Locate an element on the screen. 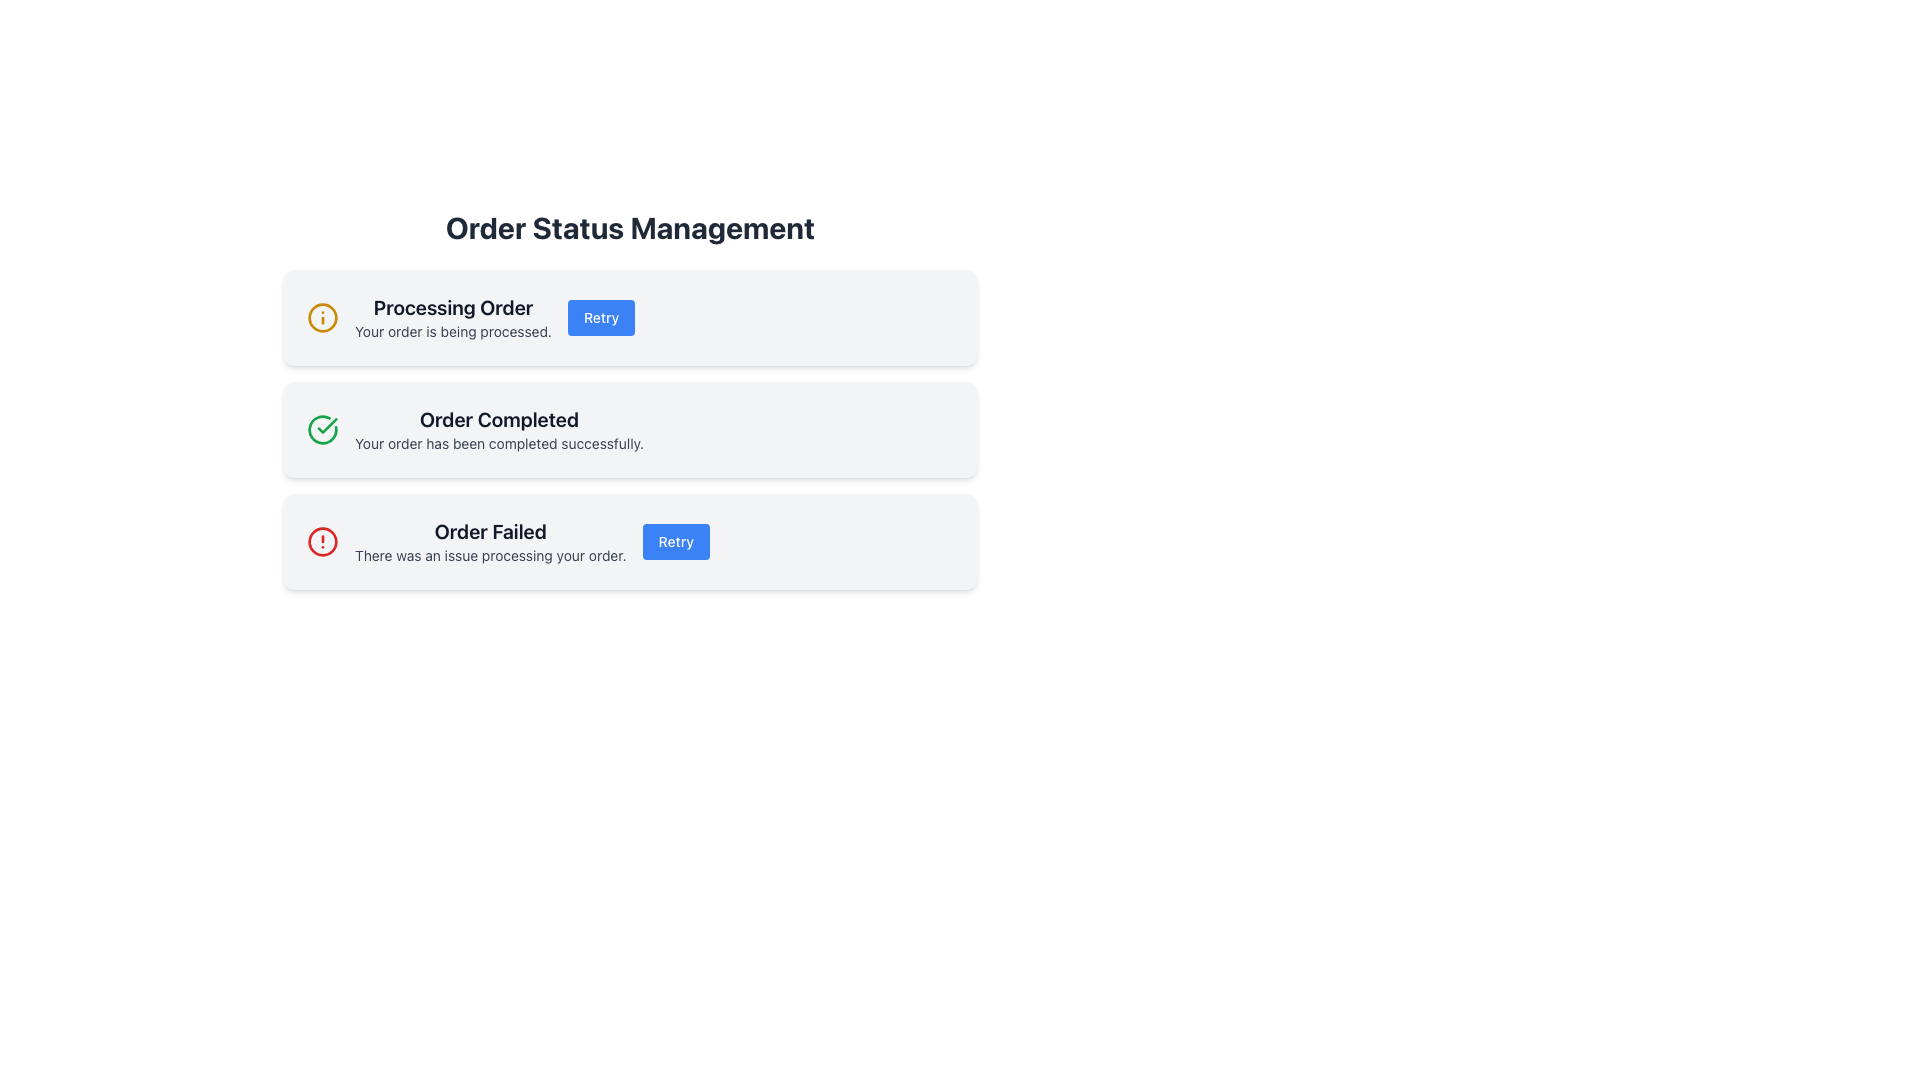 The height and width of the screenshot is (1080, 1920). static text message 'There was an issue processing your order.' which is styled in a small, gray font and located below the 'Order Failed' header is located at coordinates (490, 555).